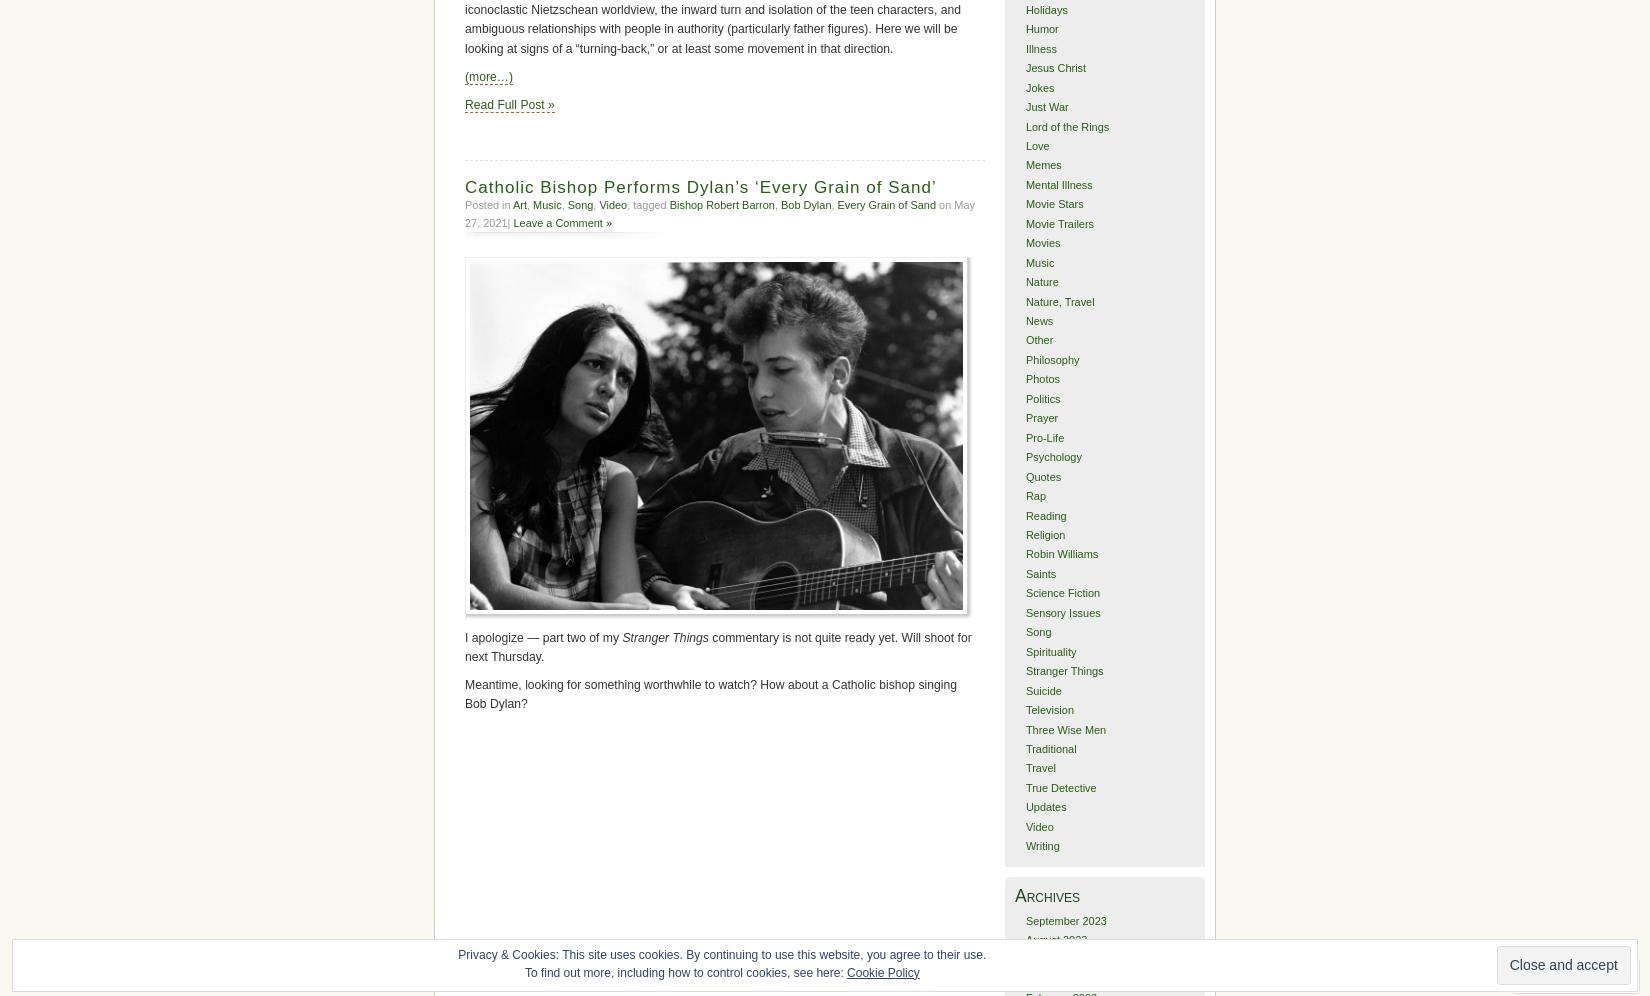 This screenshot has height=996, width=1650. I want to click on 'Every Grain of Sand', so click(886, 204).